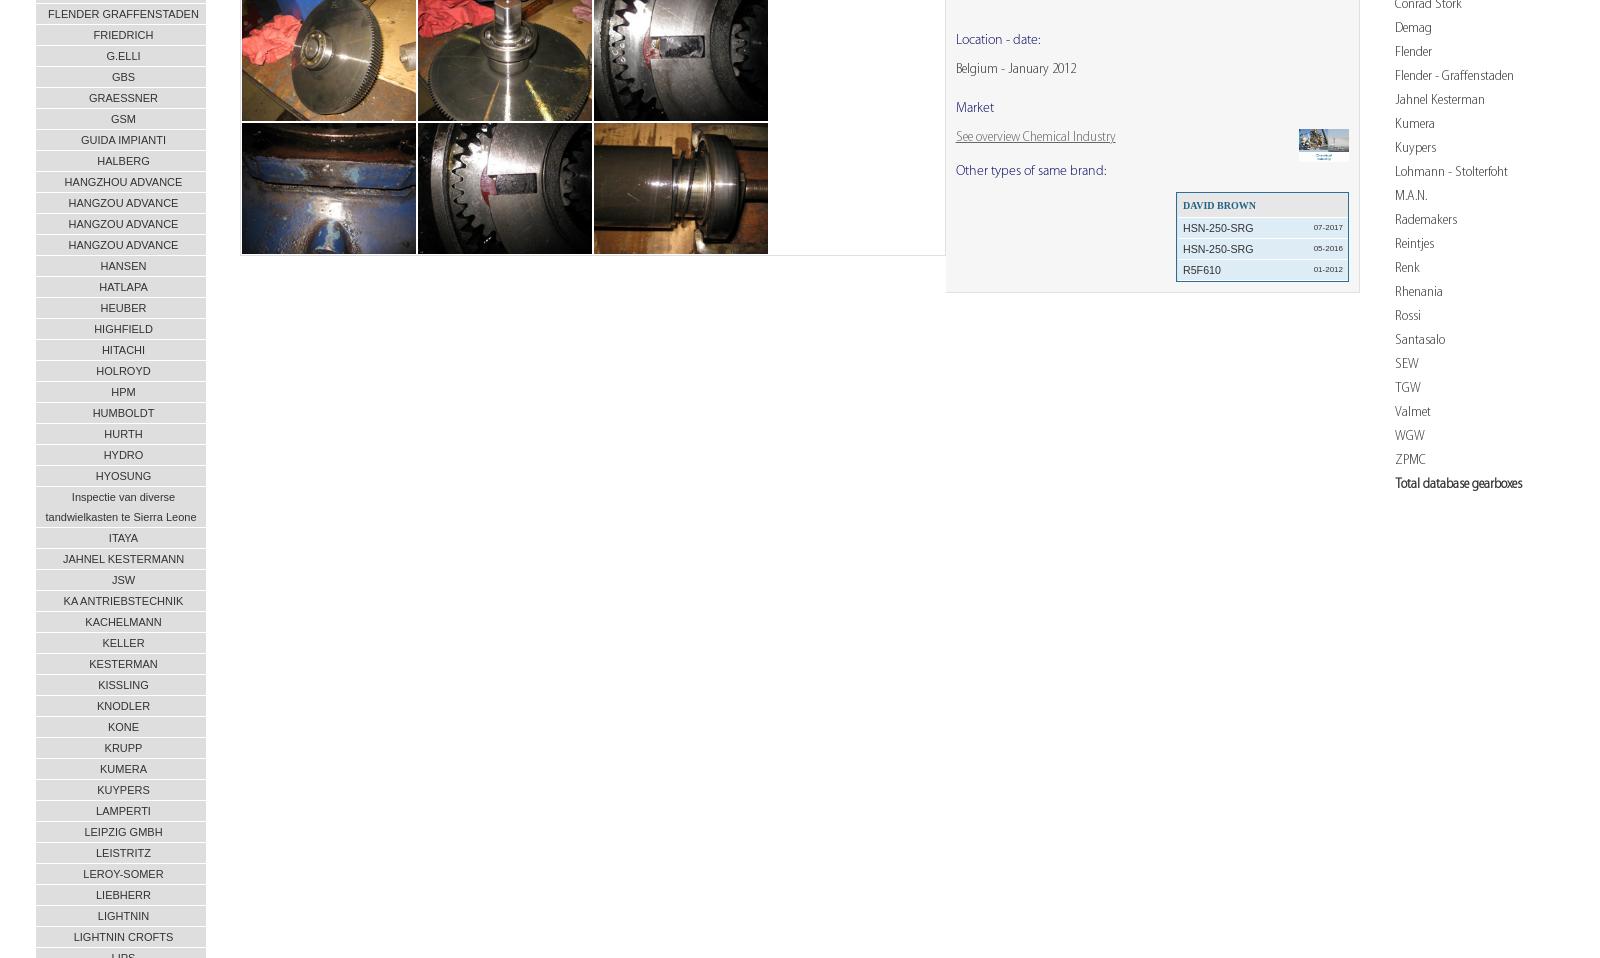 The image size is (1600, 958). What do you see at coordinates (122, 662) in the screenshot?
I see `'KESTERMAN'` at bounding box center [122, 662].